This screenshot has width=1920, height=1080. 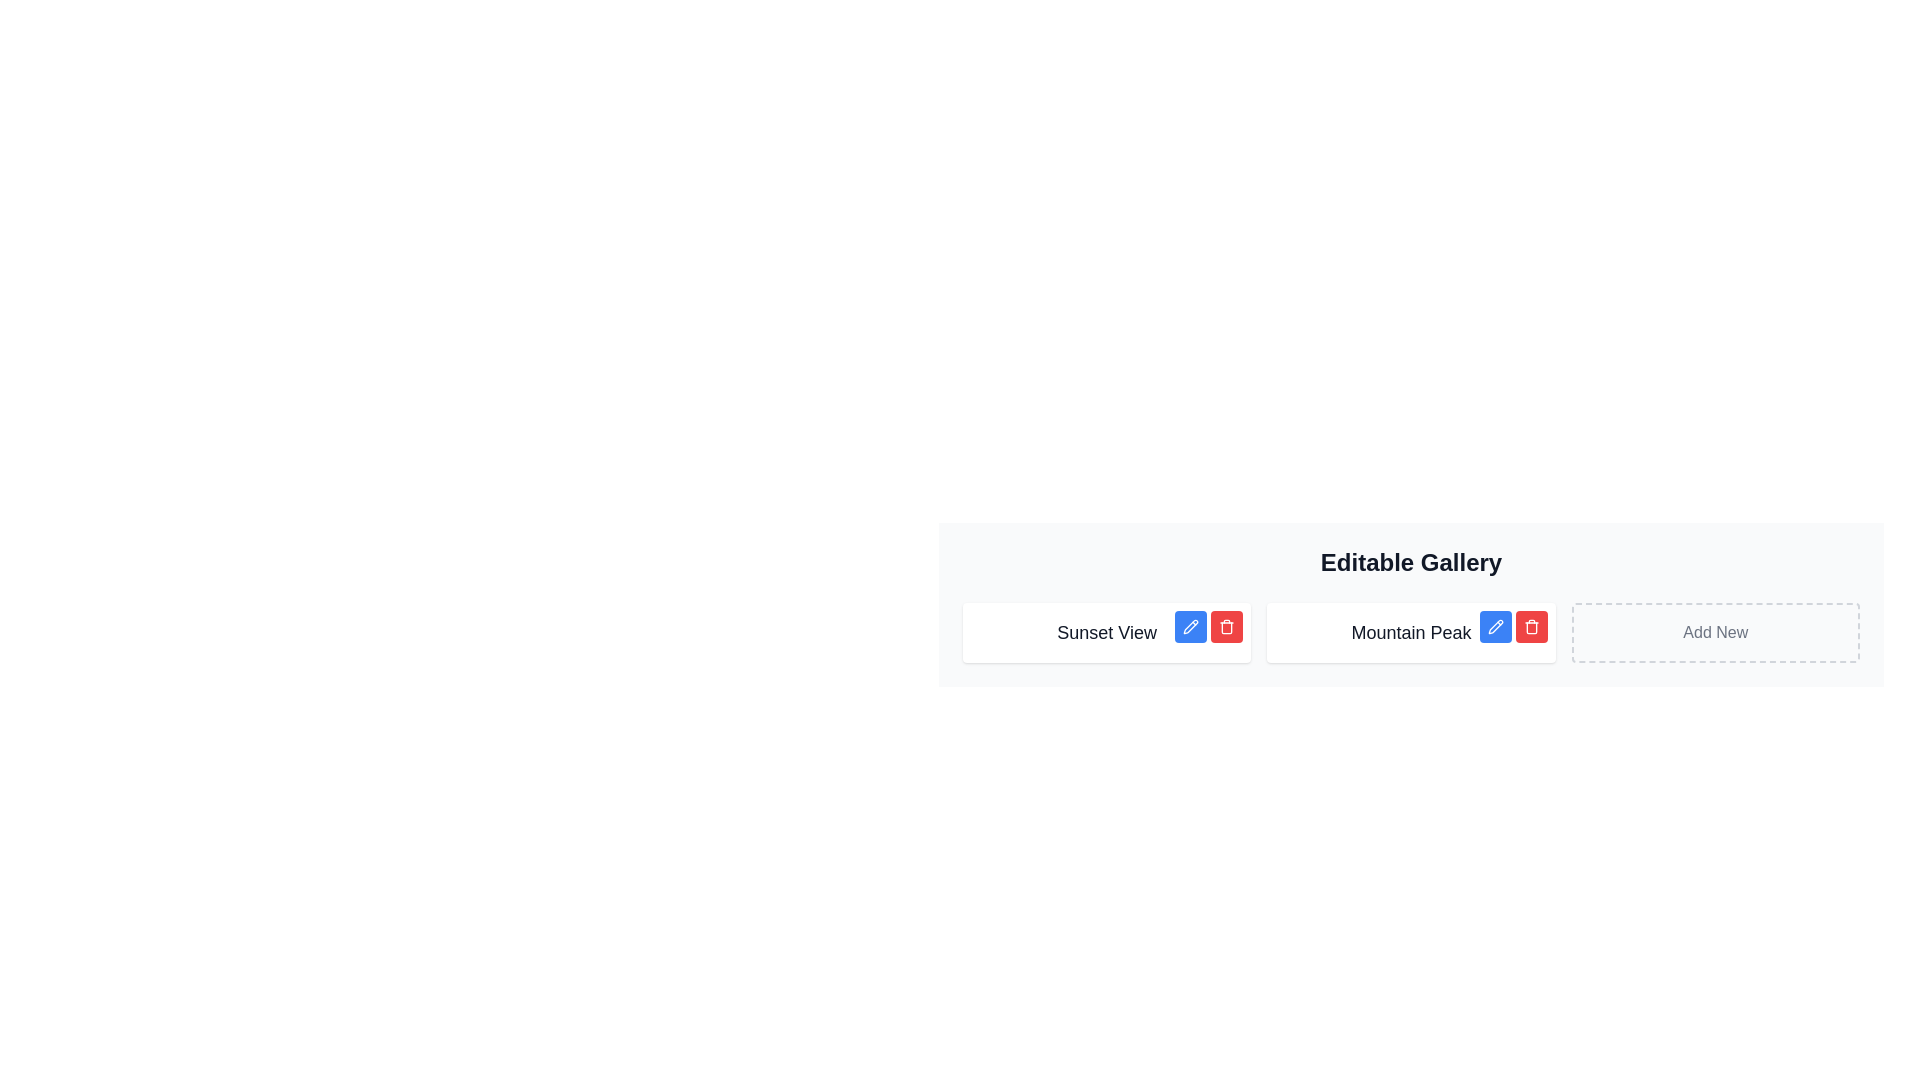 What do you see at coordinates (1495, 626) in the screenshot?
I see `the pencil icon within the 'Mountain Peak' button` at bounding box center [1495, 626].